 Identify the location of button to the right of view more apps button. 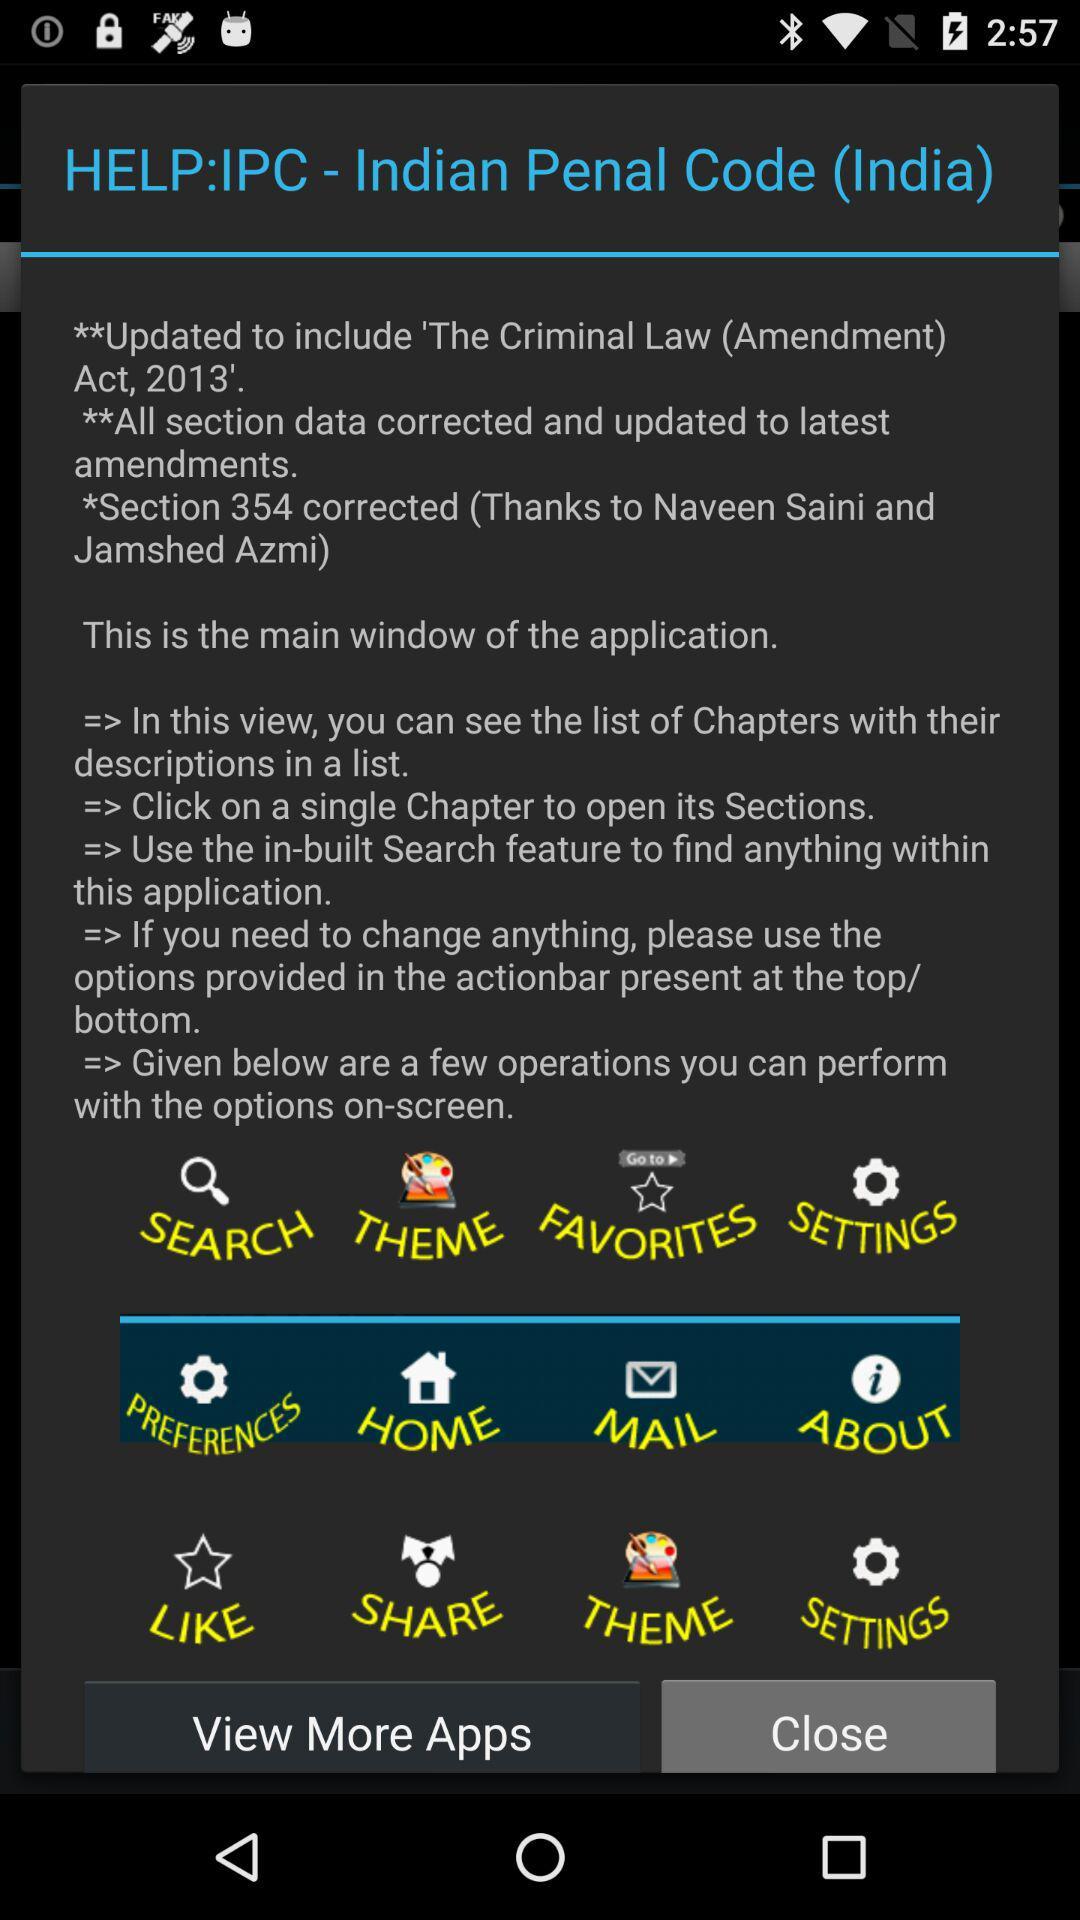
(828, 1720).